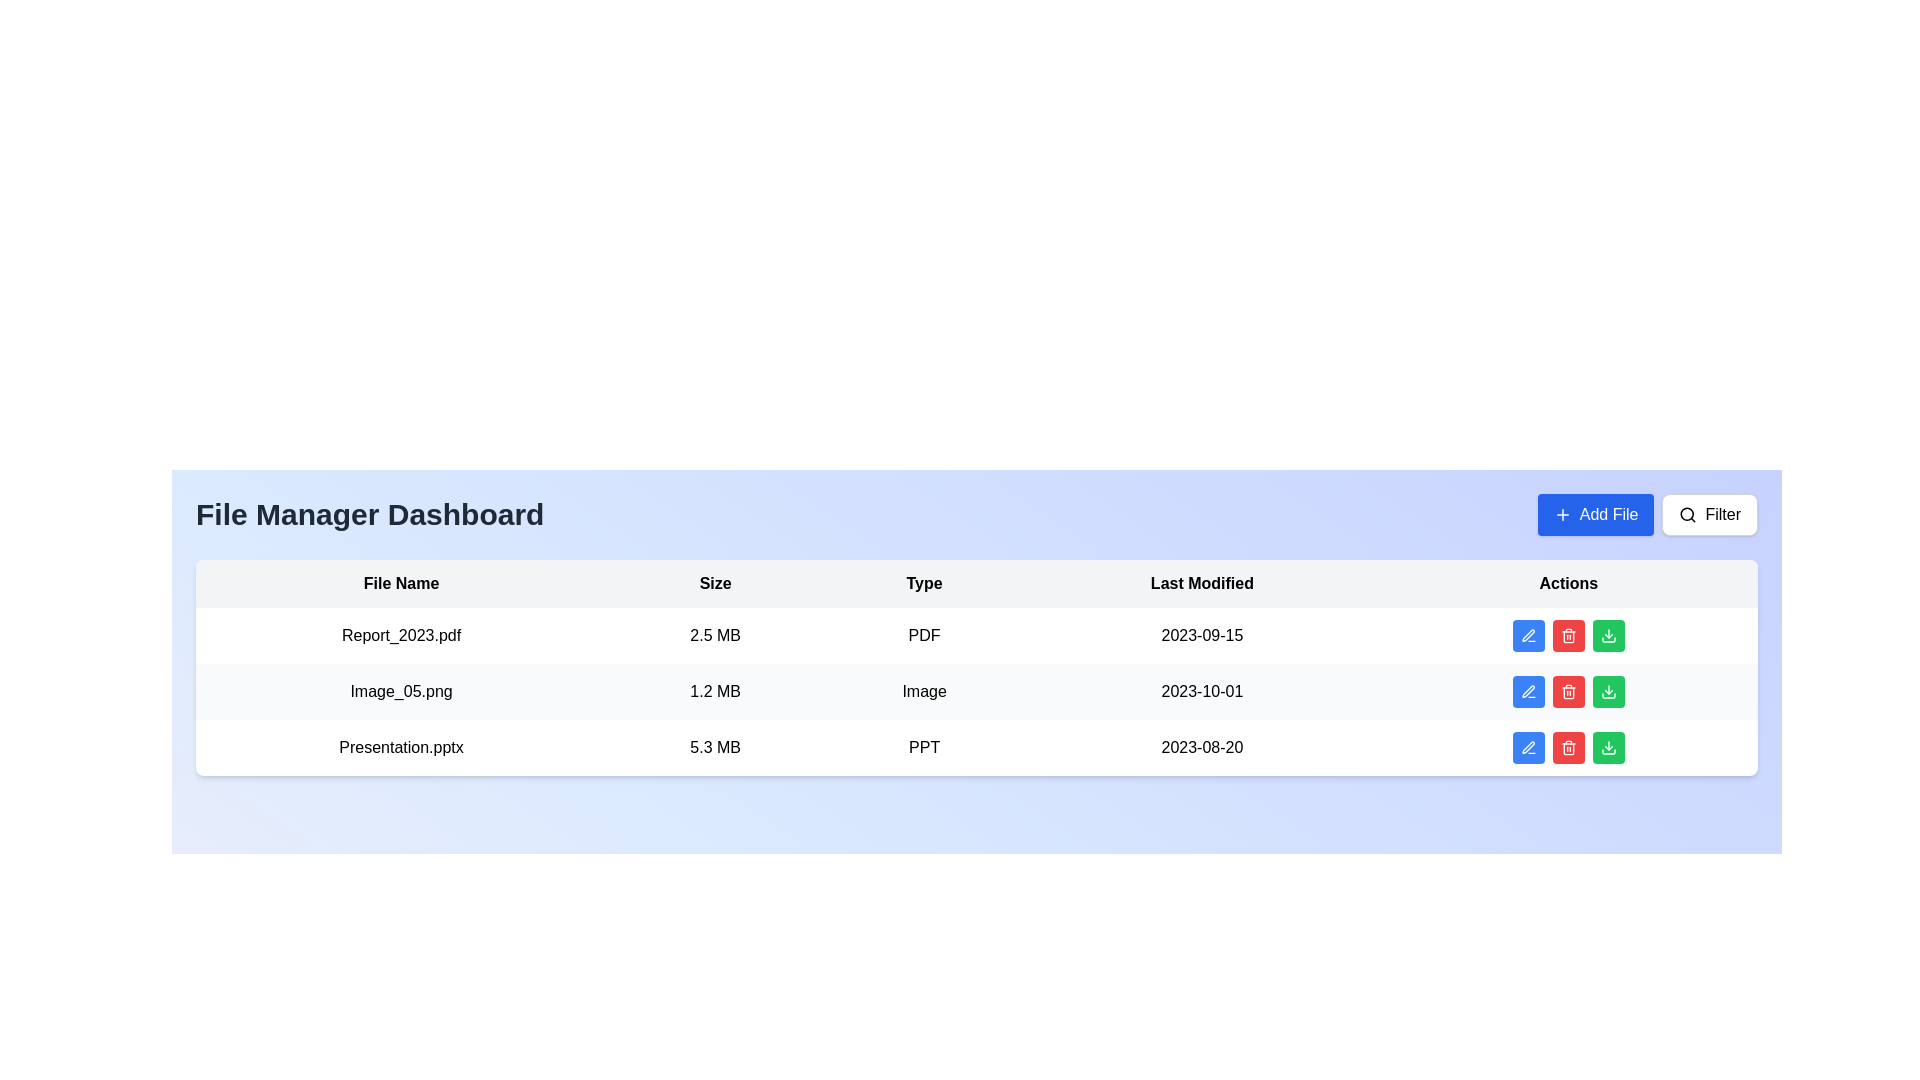  Describe the element at coordinates (1608, 748) in the screenshot. I see `the download icon within the 'Actions' column of the third row in the table to initiate the download` at that location.